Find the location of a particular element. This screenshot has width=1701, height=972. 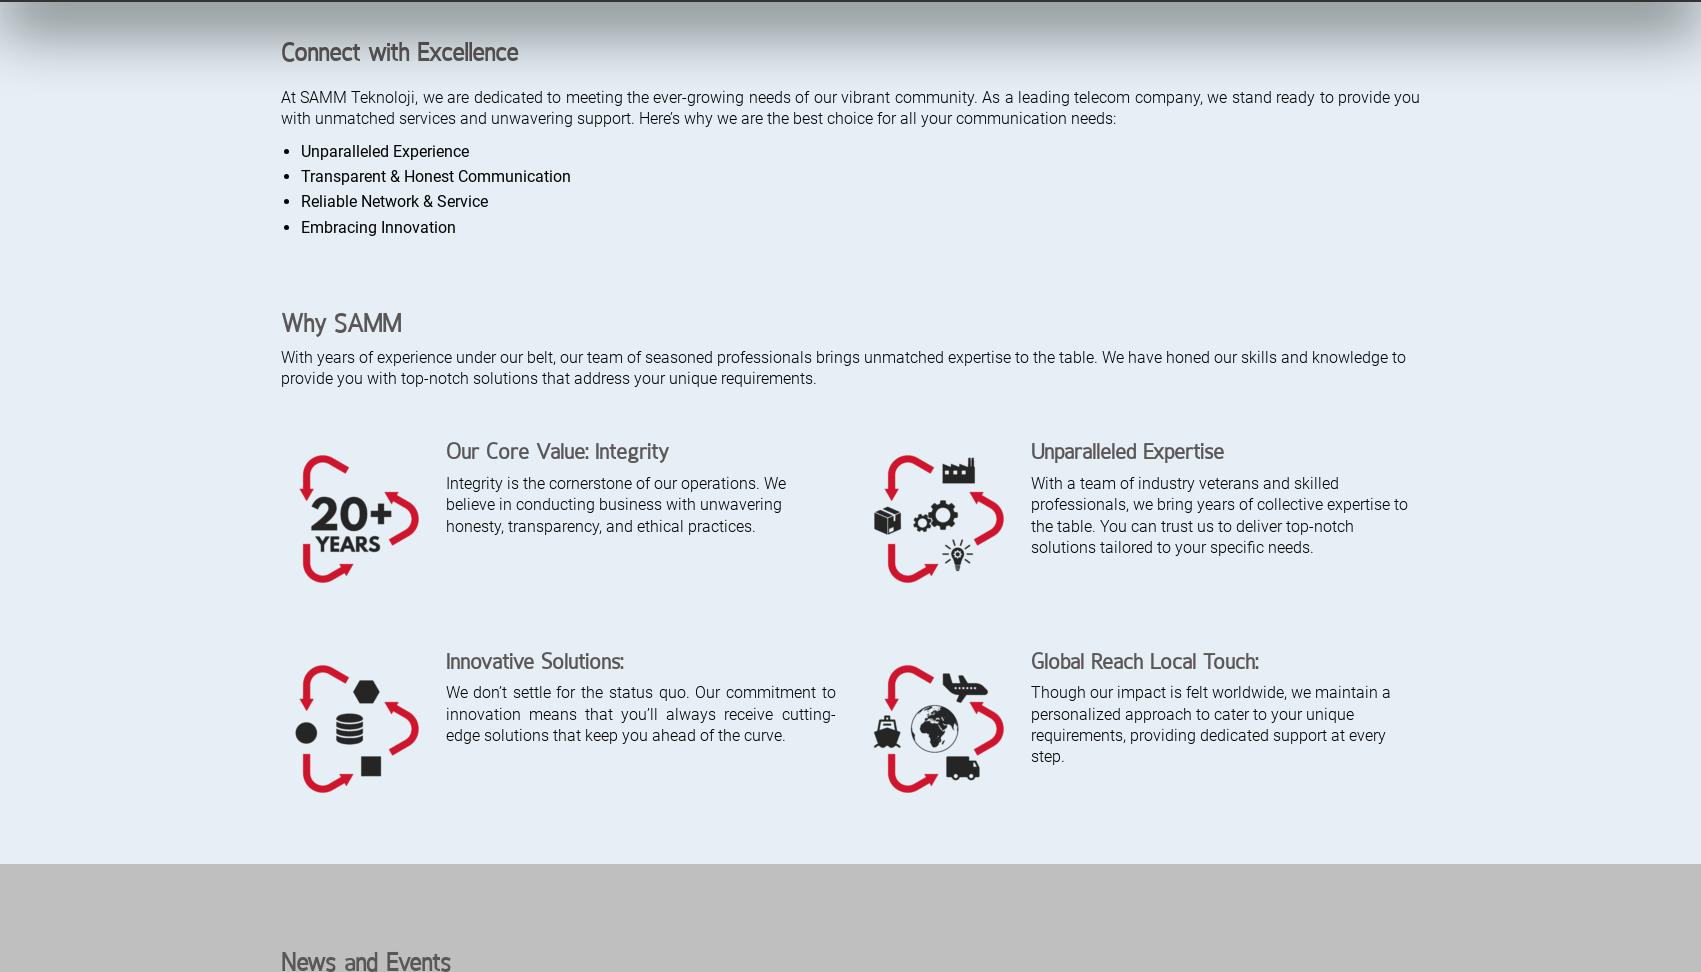

'Samm.com Now Provides a Faster, Simpler, and Easier Experience.' is located at coordinates (685, 486).